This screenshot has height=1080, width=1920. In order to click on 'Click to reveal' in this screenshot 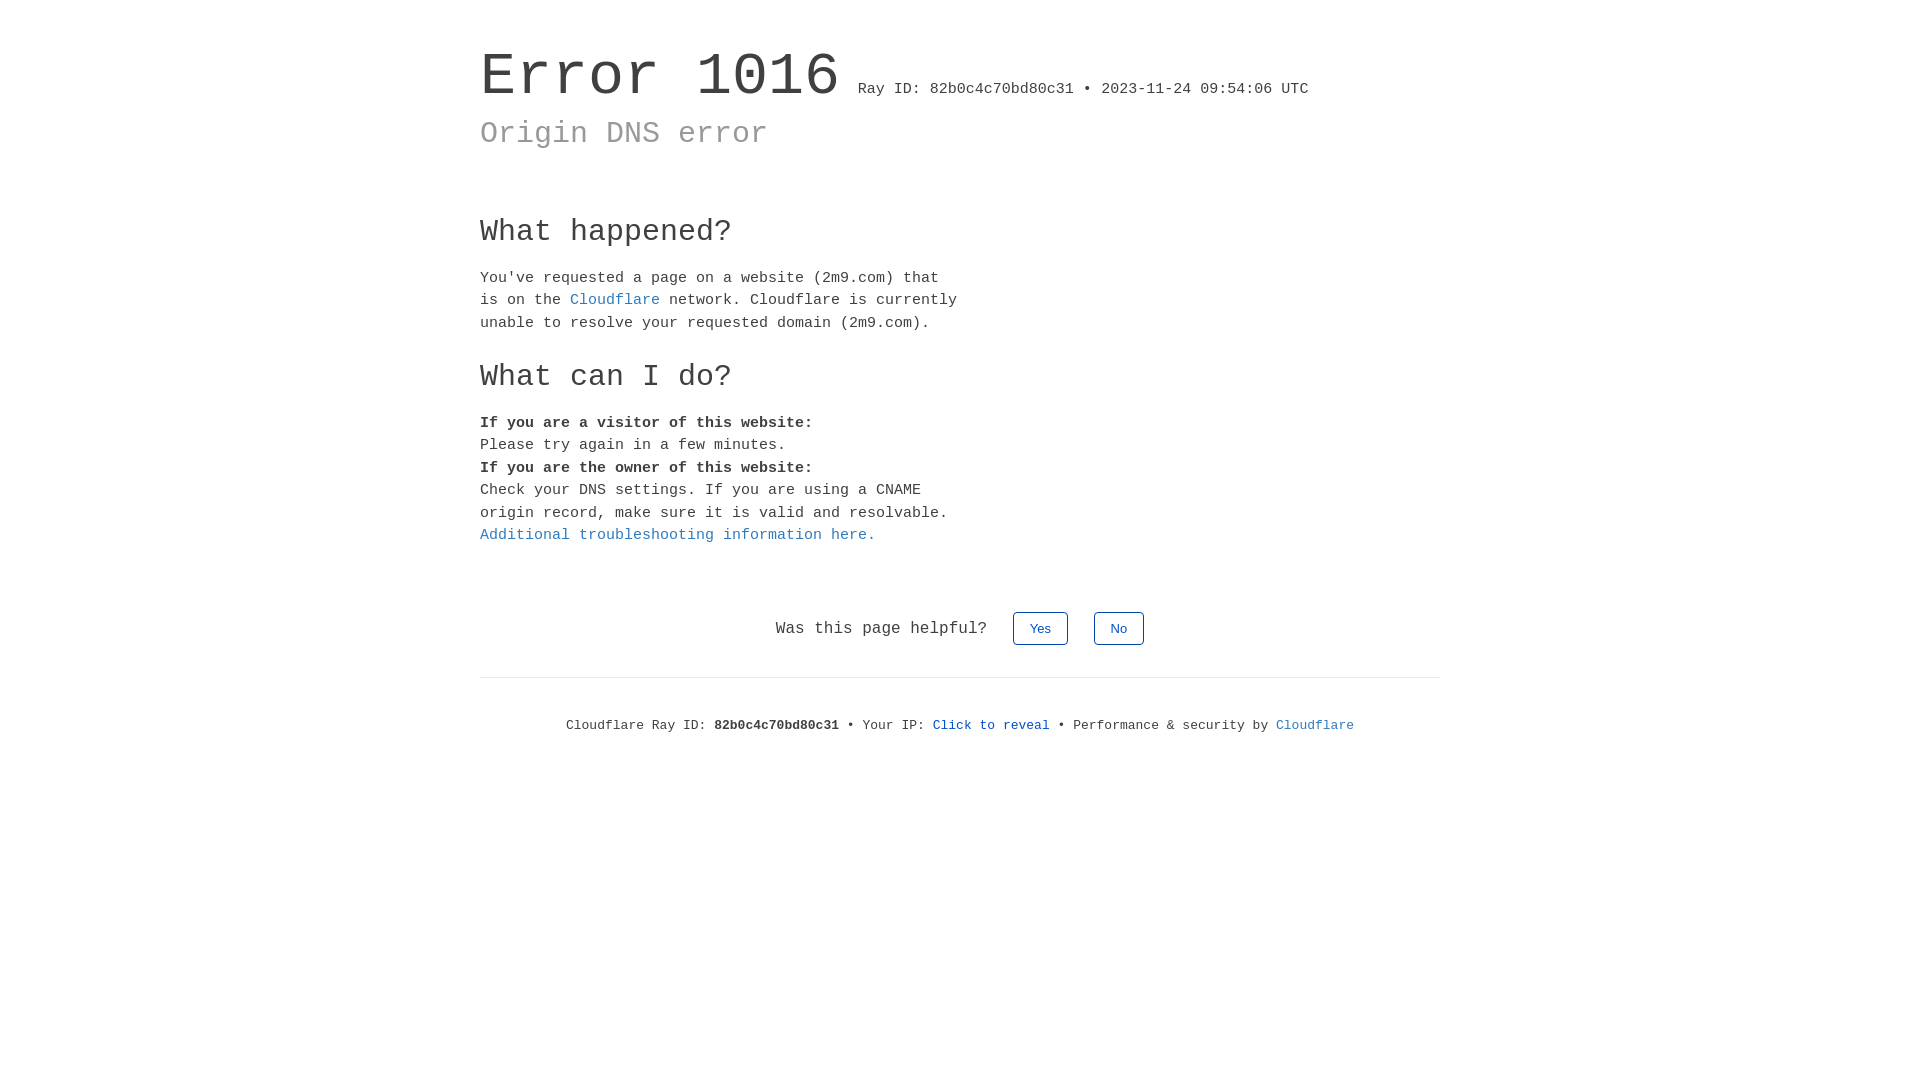, I will do `click(991, 725)`.